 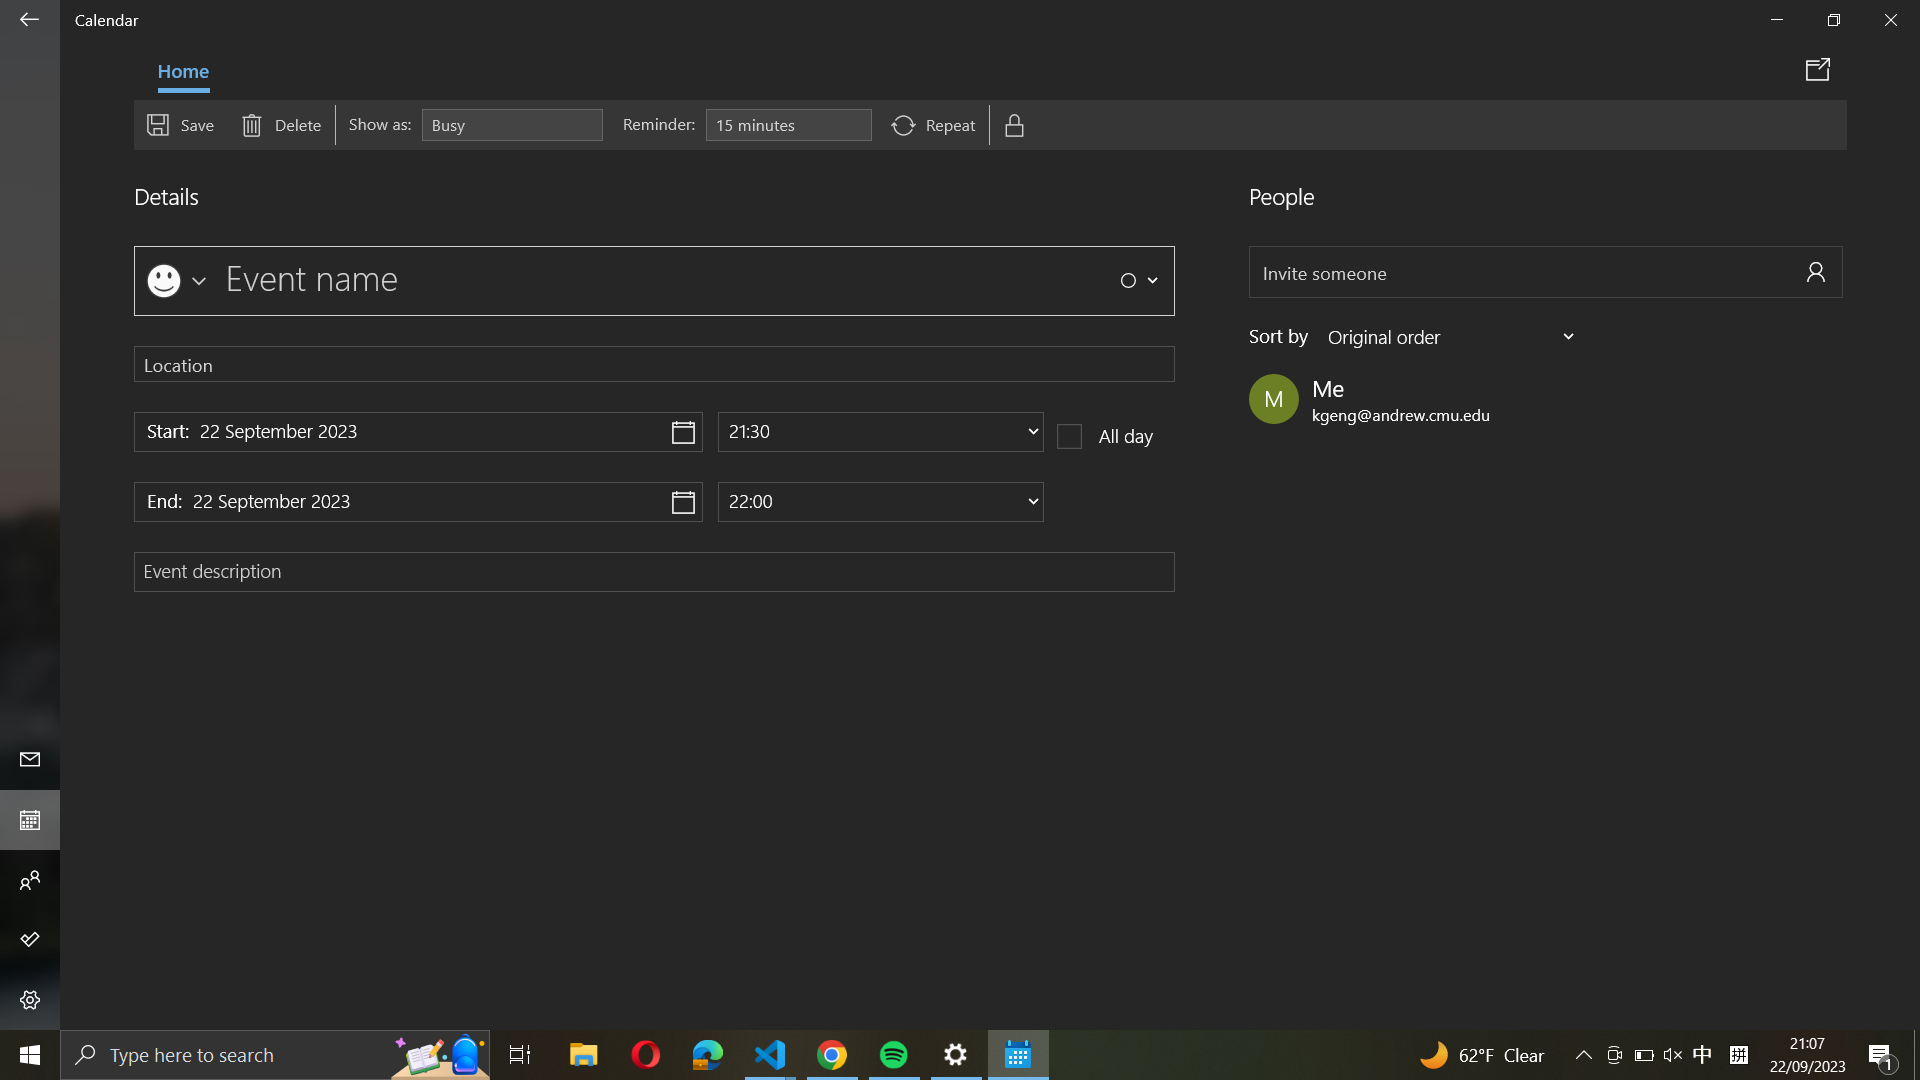 I want to click on the option to establish the end date, so click(x=416, y=499).